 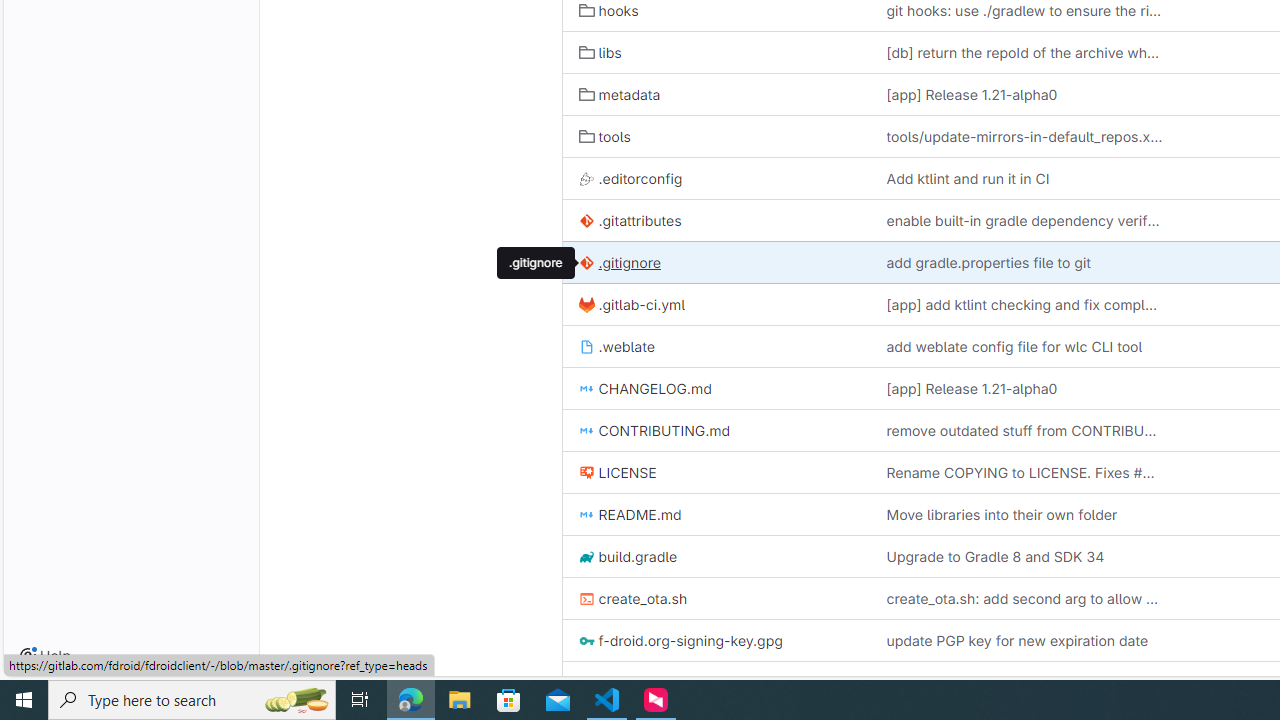 I want to click on '.gitattributes', so click(x=629, y=221).